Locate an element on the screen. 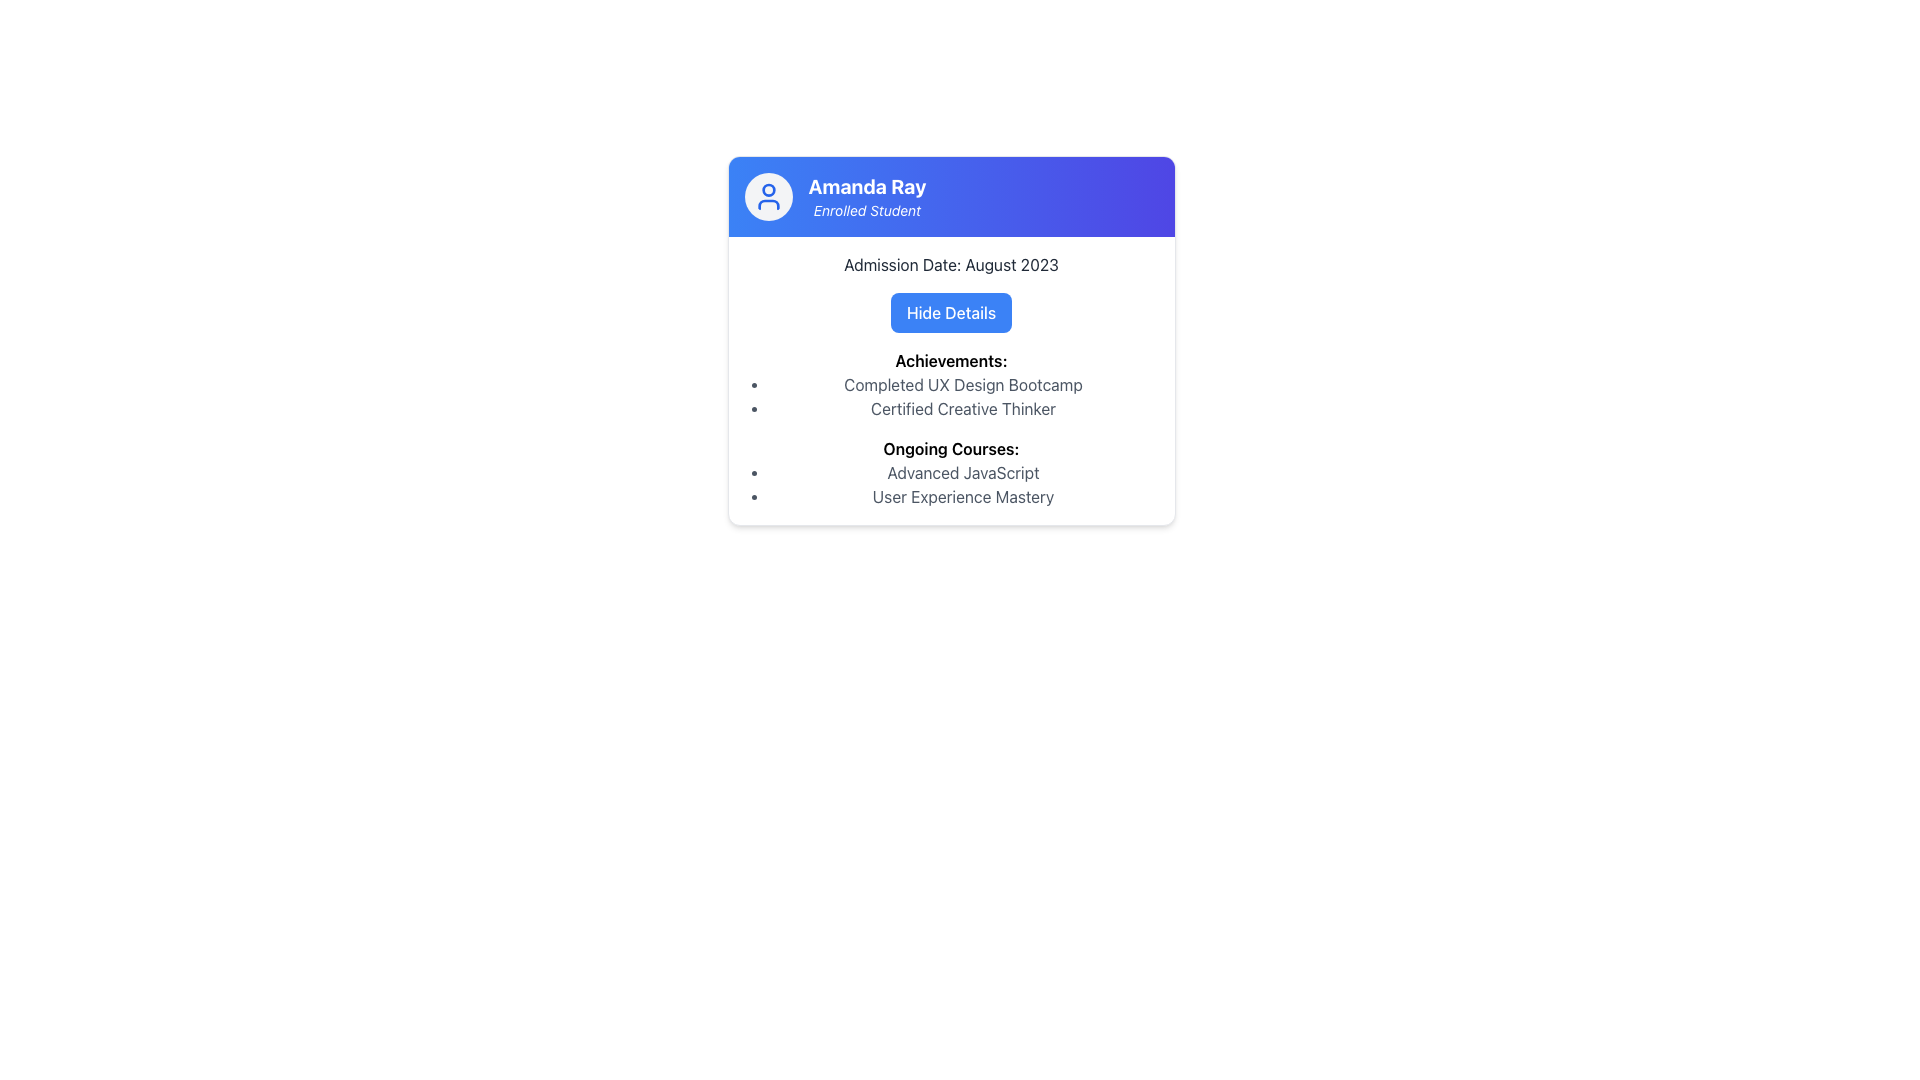 The image size is (1920, 1080). the 'Enrolled Student' text label located below the 'Amanda Ray' text in the blue header box is located at coordinates (867, 211).